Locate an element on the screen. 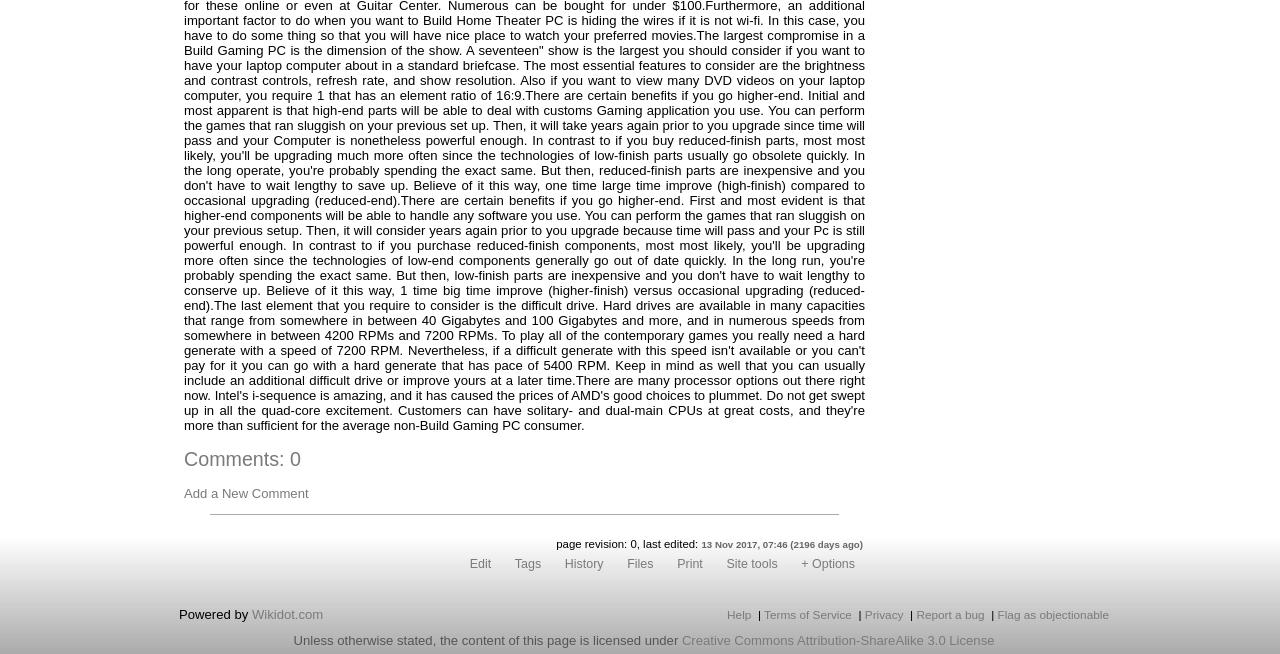 Image resolution: width=1280 pixels, height=654 pixels. 'Edit' is located at coordinates (480, 564).